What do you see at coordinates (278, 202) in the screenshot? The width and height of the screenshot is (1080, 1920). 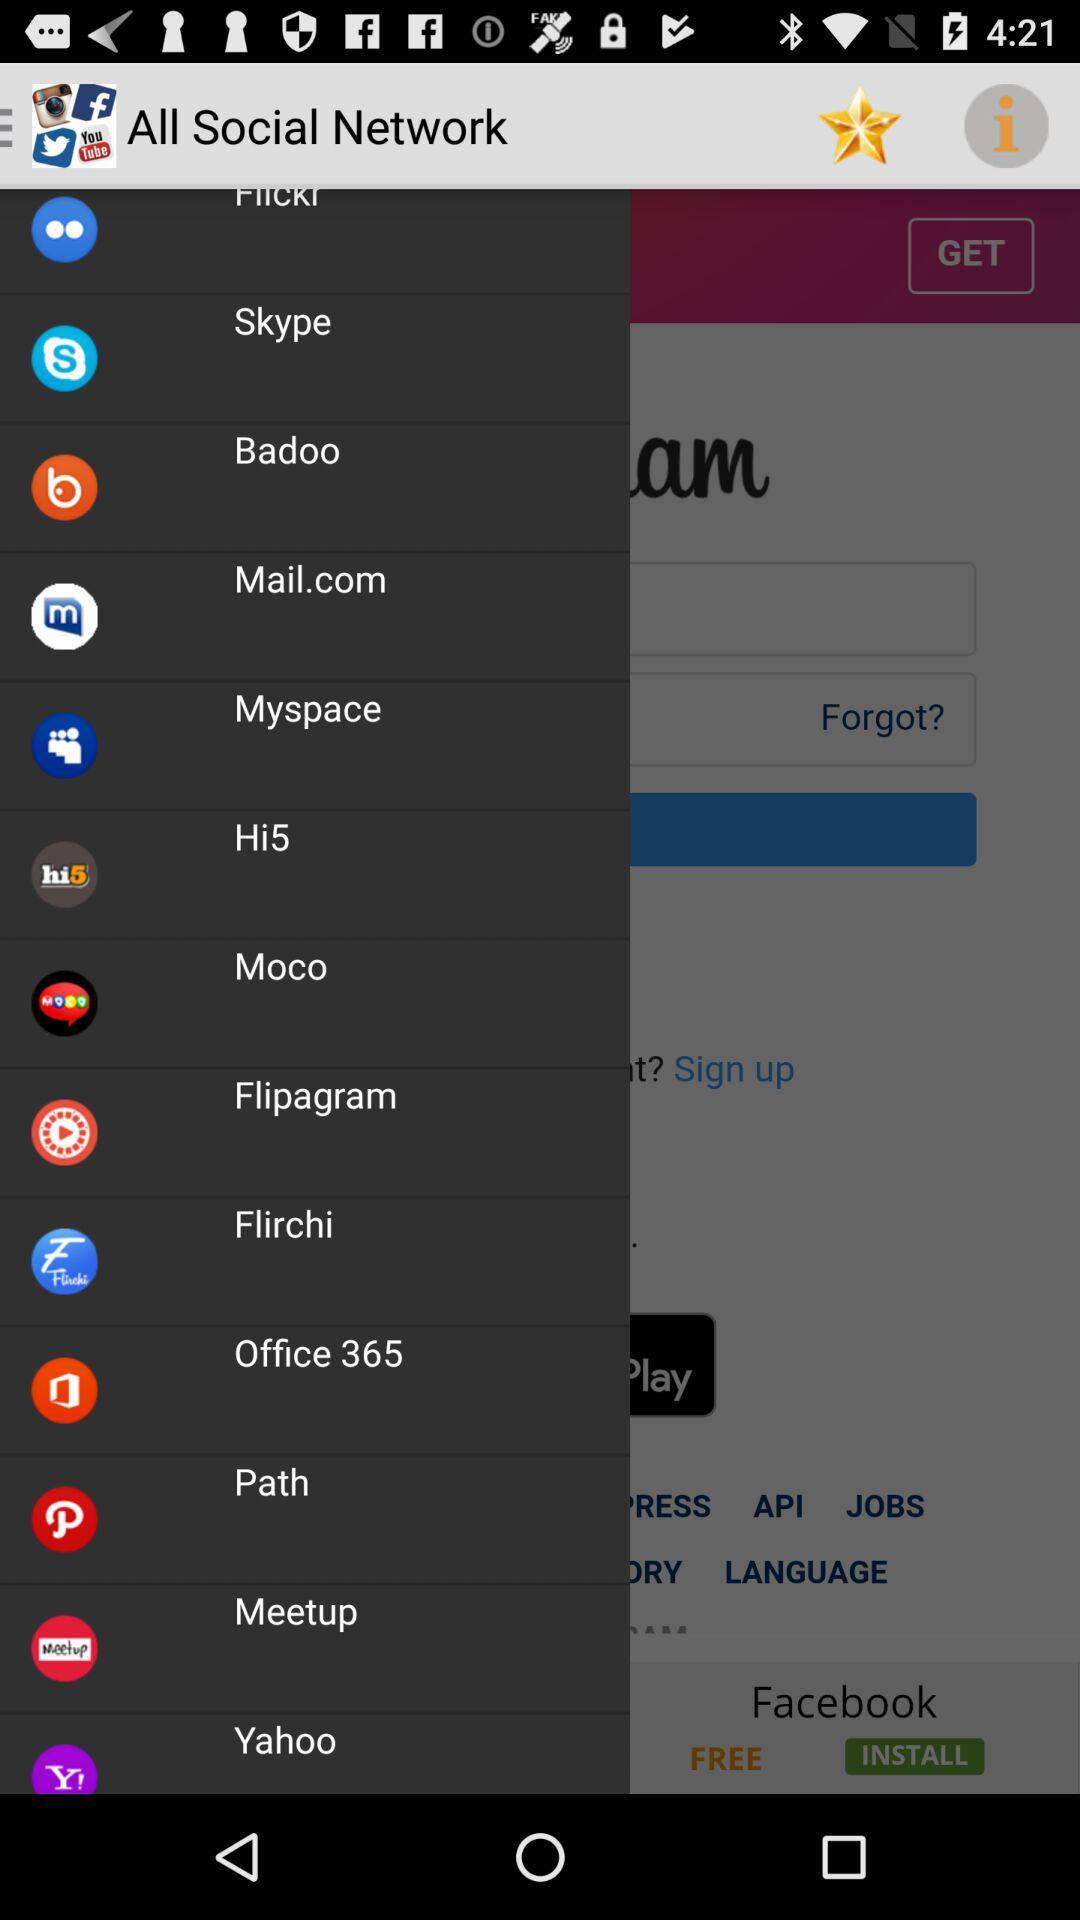 I see `icon above the skype app` at bounding box center [278, 202].